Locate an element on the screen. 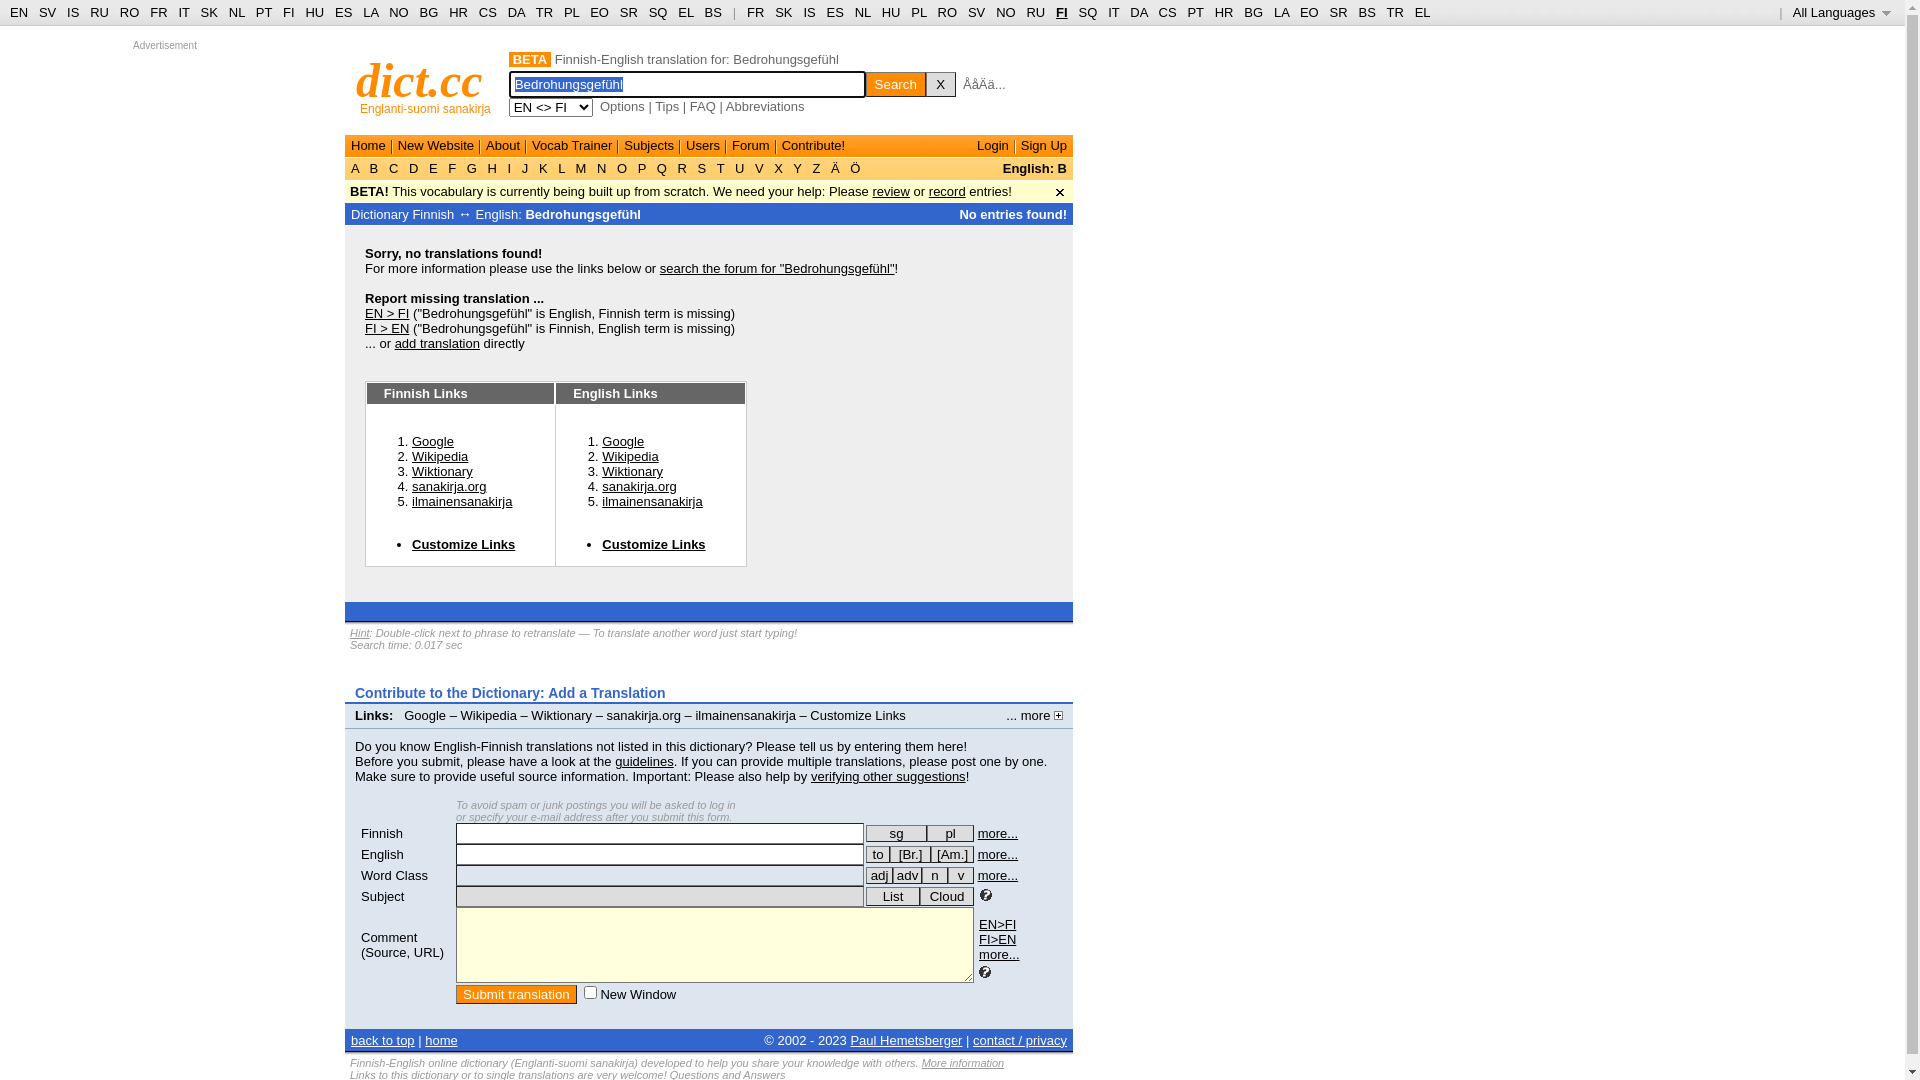 This screenshot has height=1080, width=1920. 'DA' is located at coordinates (516, 12).